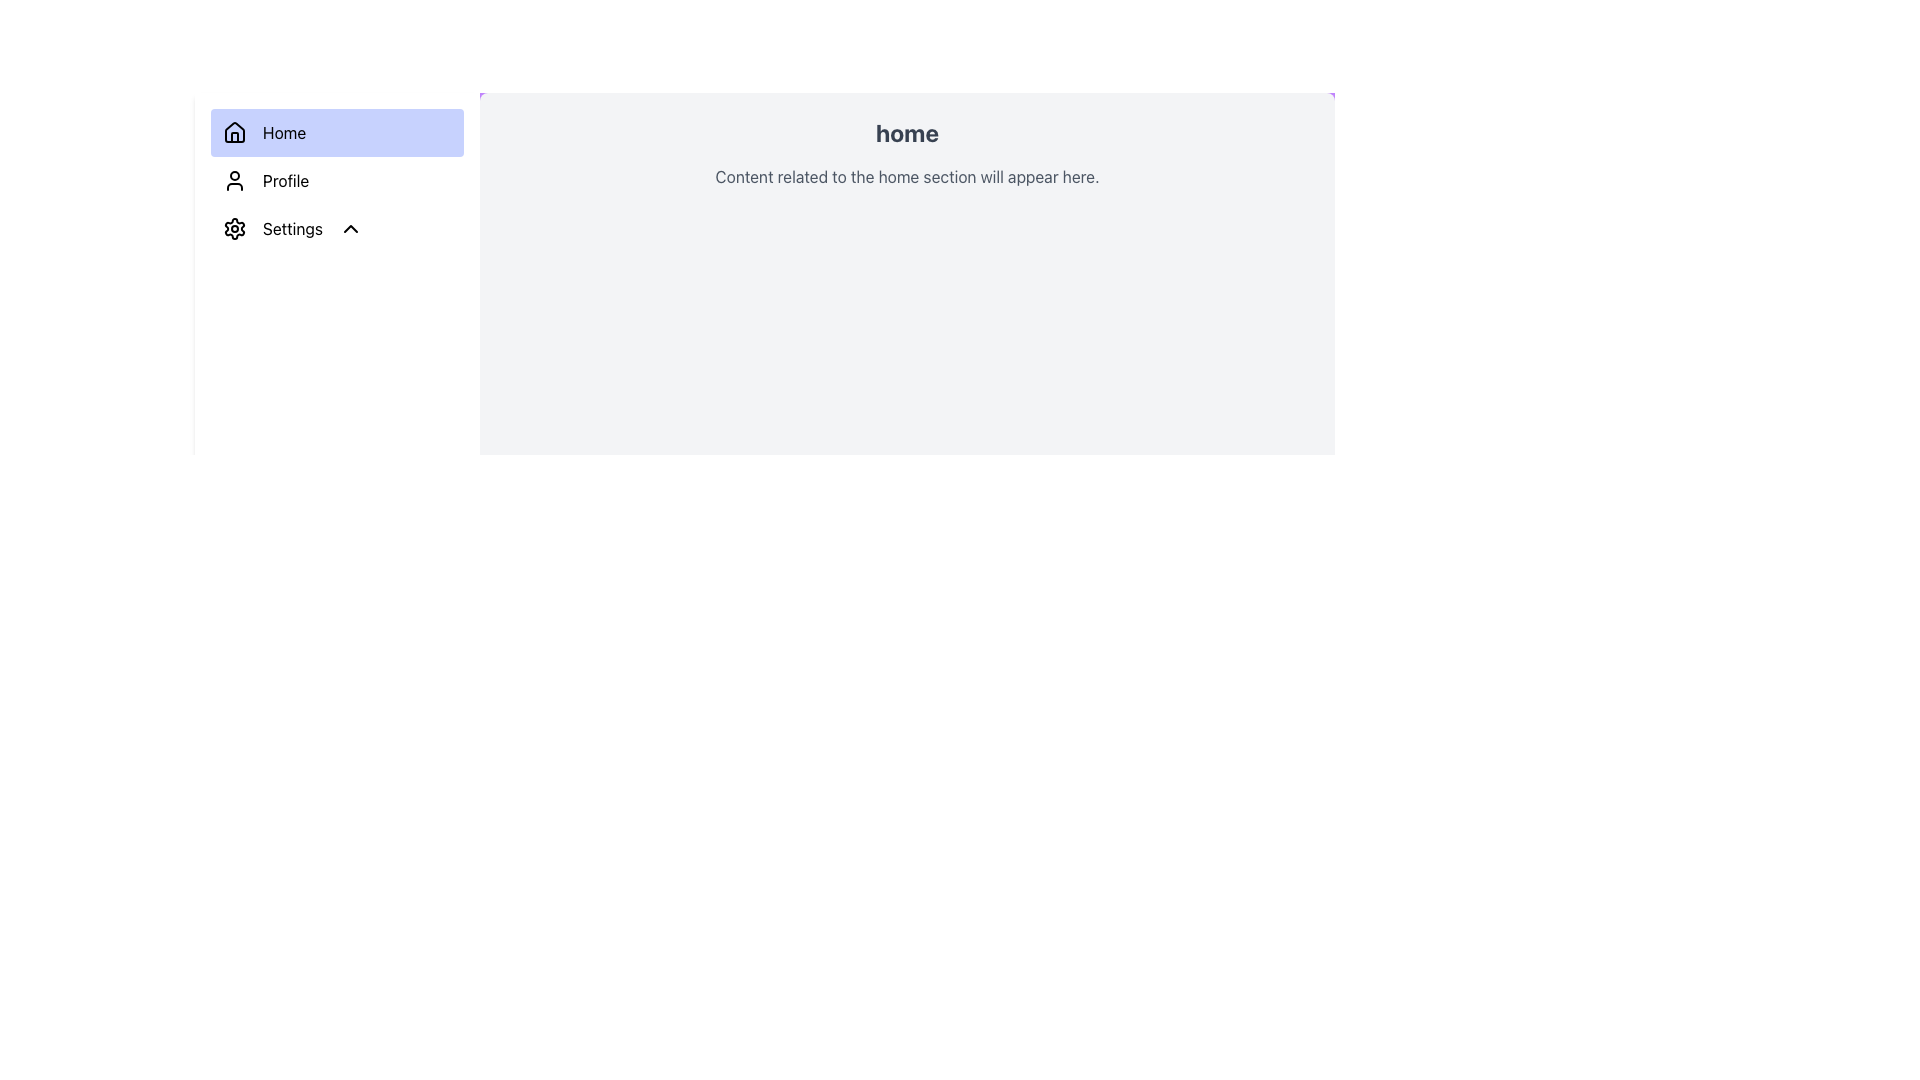 The width and height of the screenshot is (1920, 1080). Describe the element at coordinates (235, 132) in the screenshot. I see `the home icon located at the top of the sidebar, which is a dark-colored house outline with a door, positioned left of the 'Home' text` at that location.